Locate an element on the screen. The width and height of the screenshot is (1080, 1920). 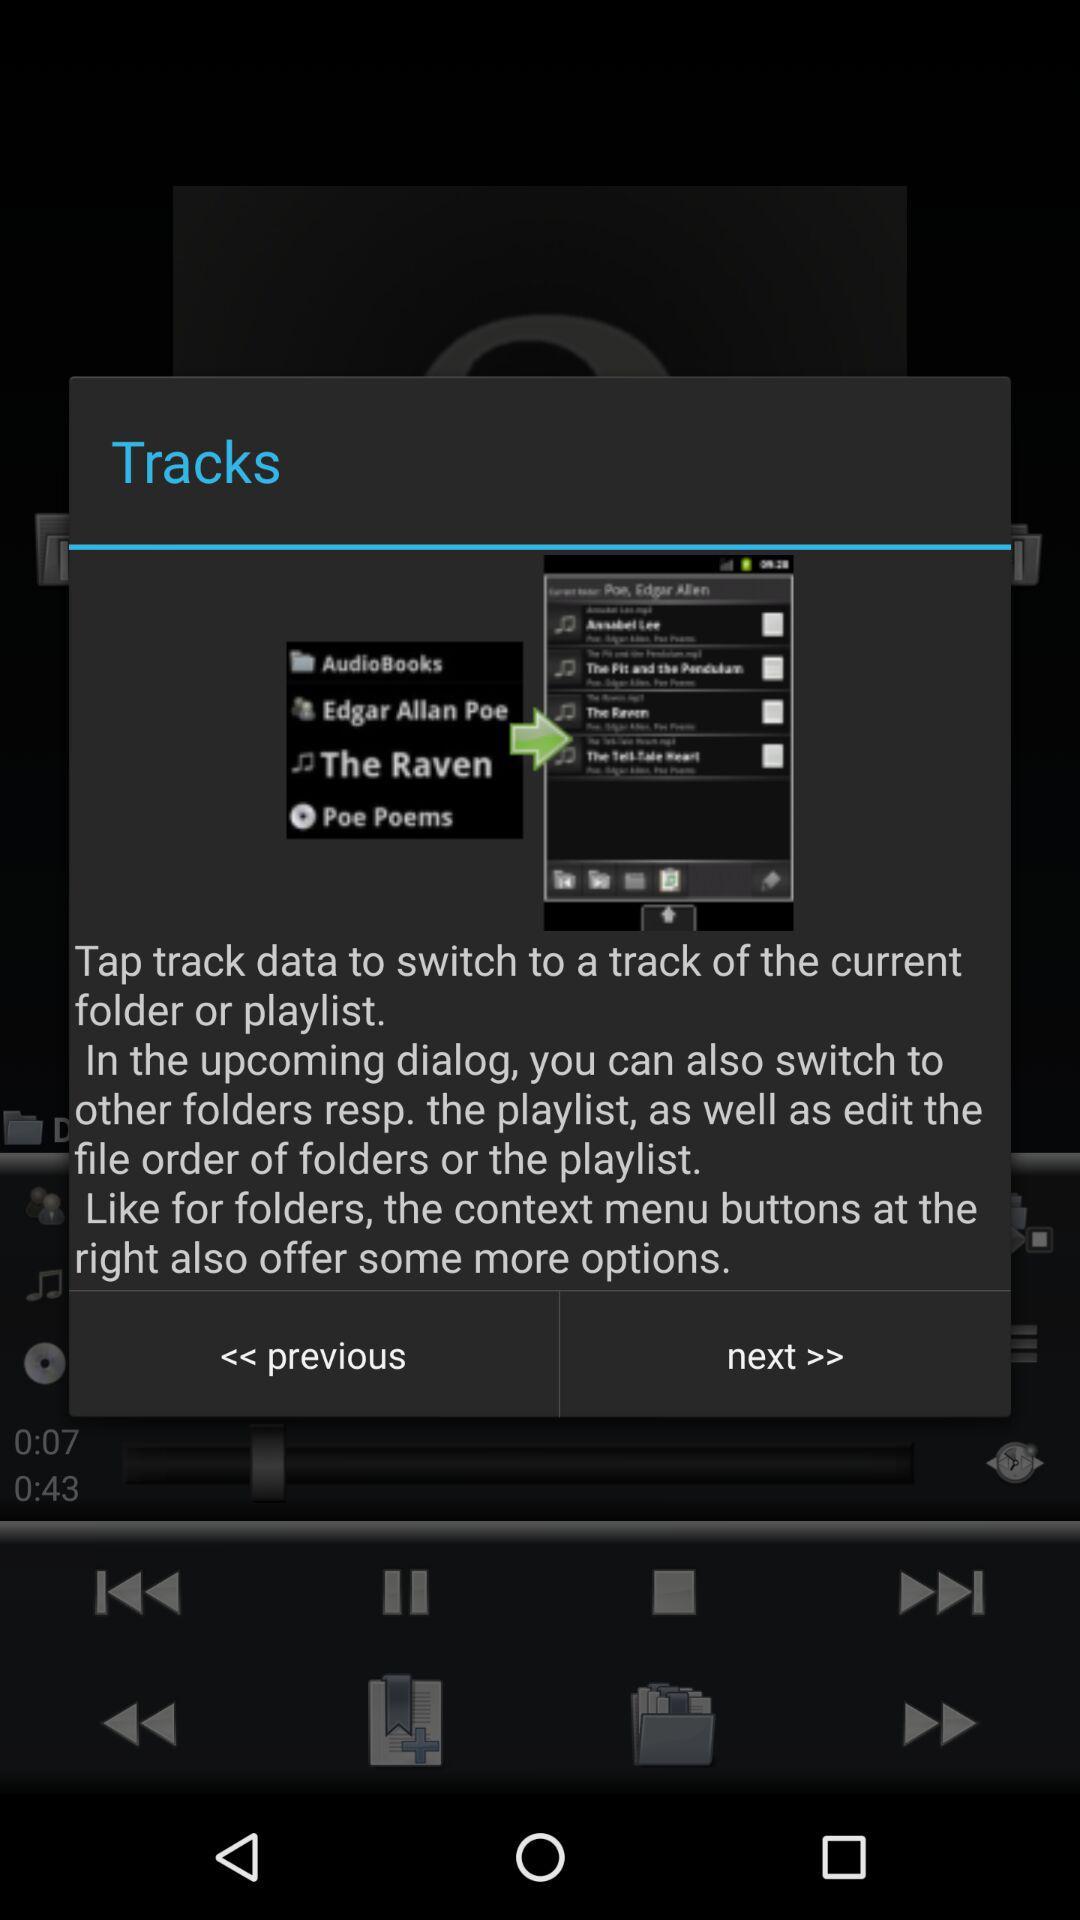
the icon below tap track data is located at coordinates (784, 1354).